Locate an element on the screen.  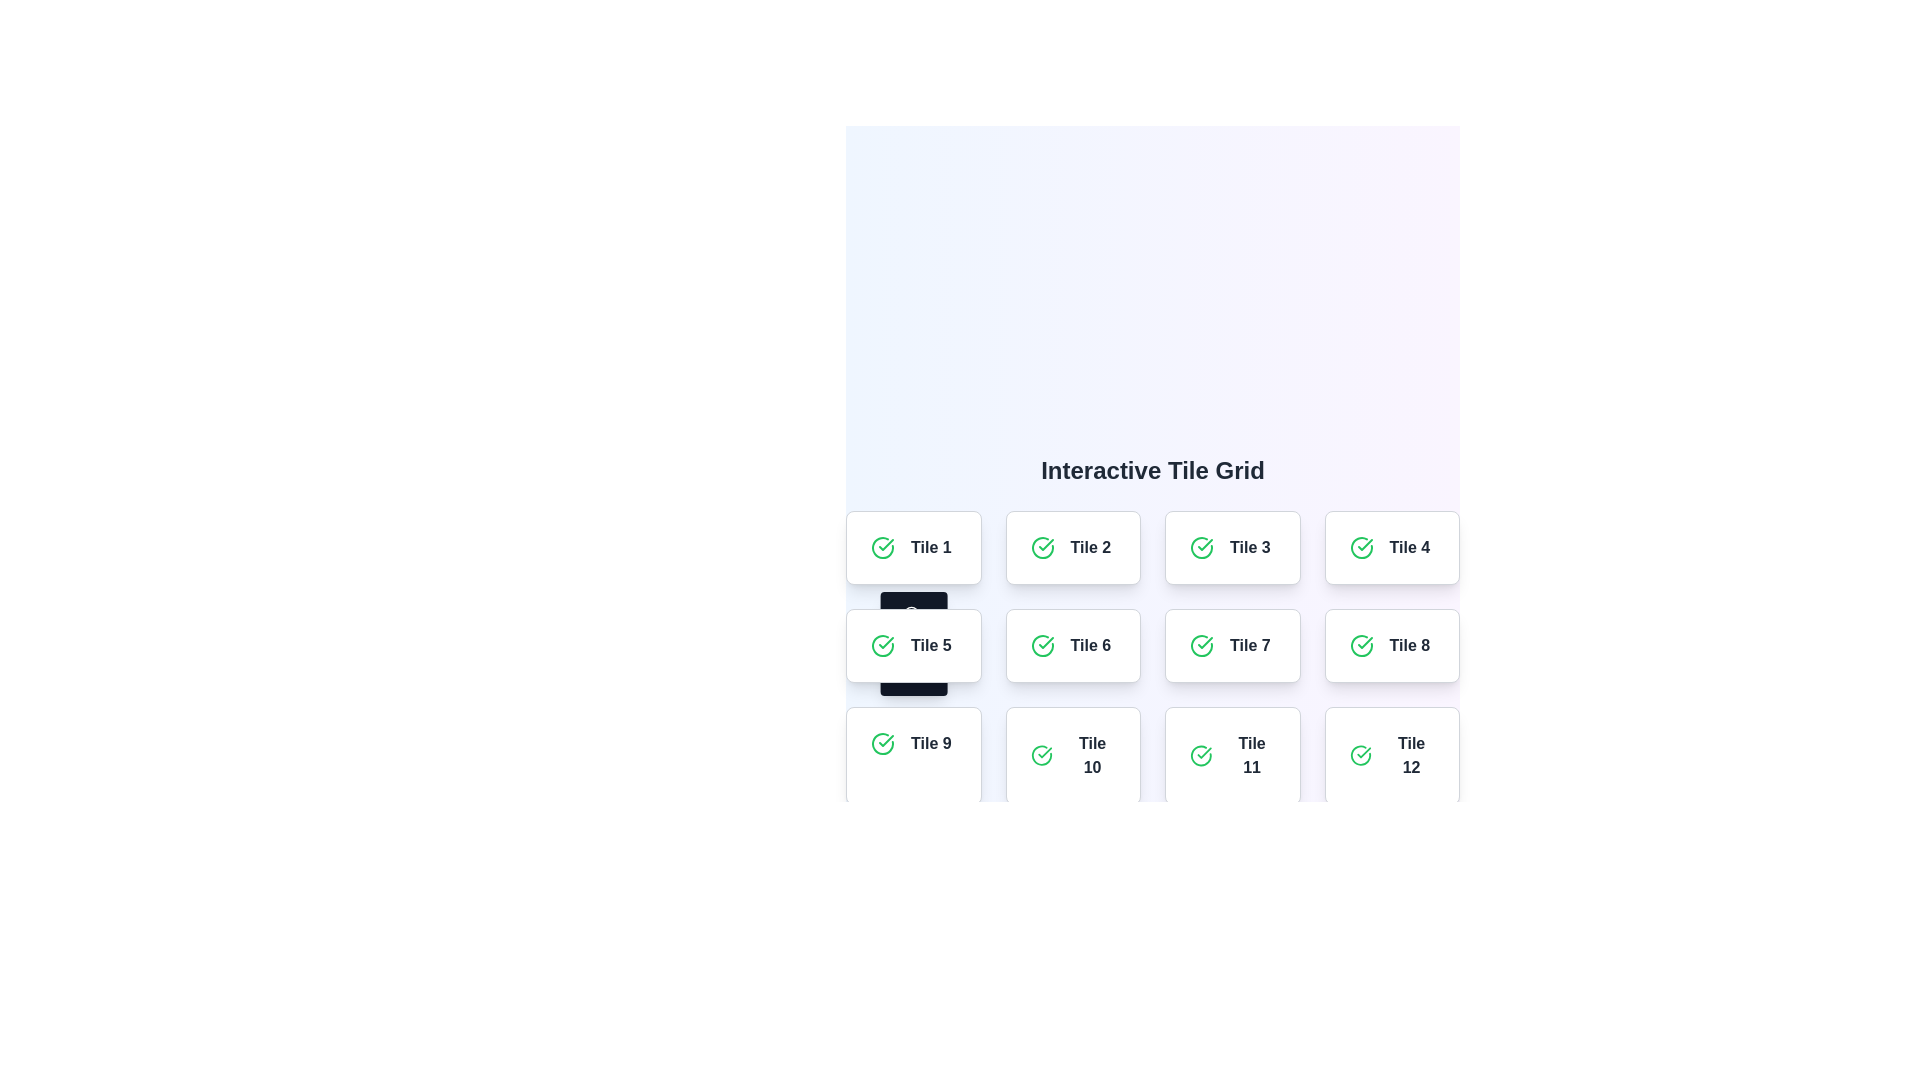
the text label displaying 'Tile 11' is located at coordinates (1251, 756).